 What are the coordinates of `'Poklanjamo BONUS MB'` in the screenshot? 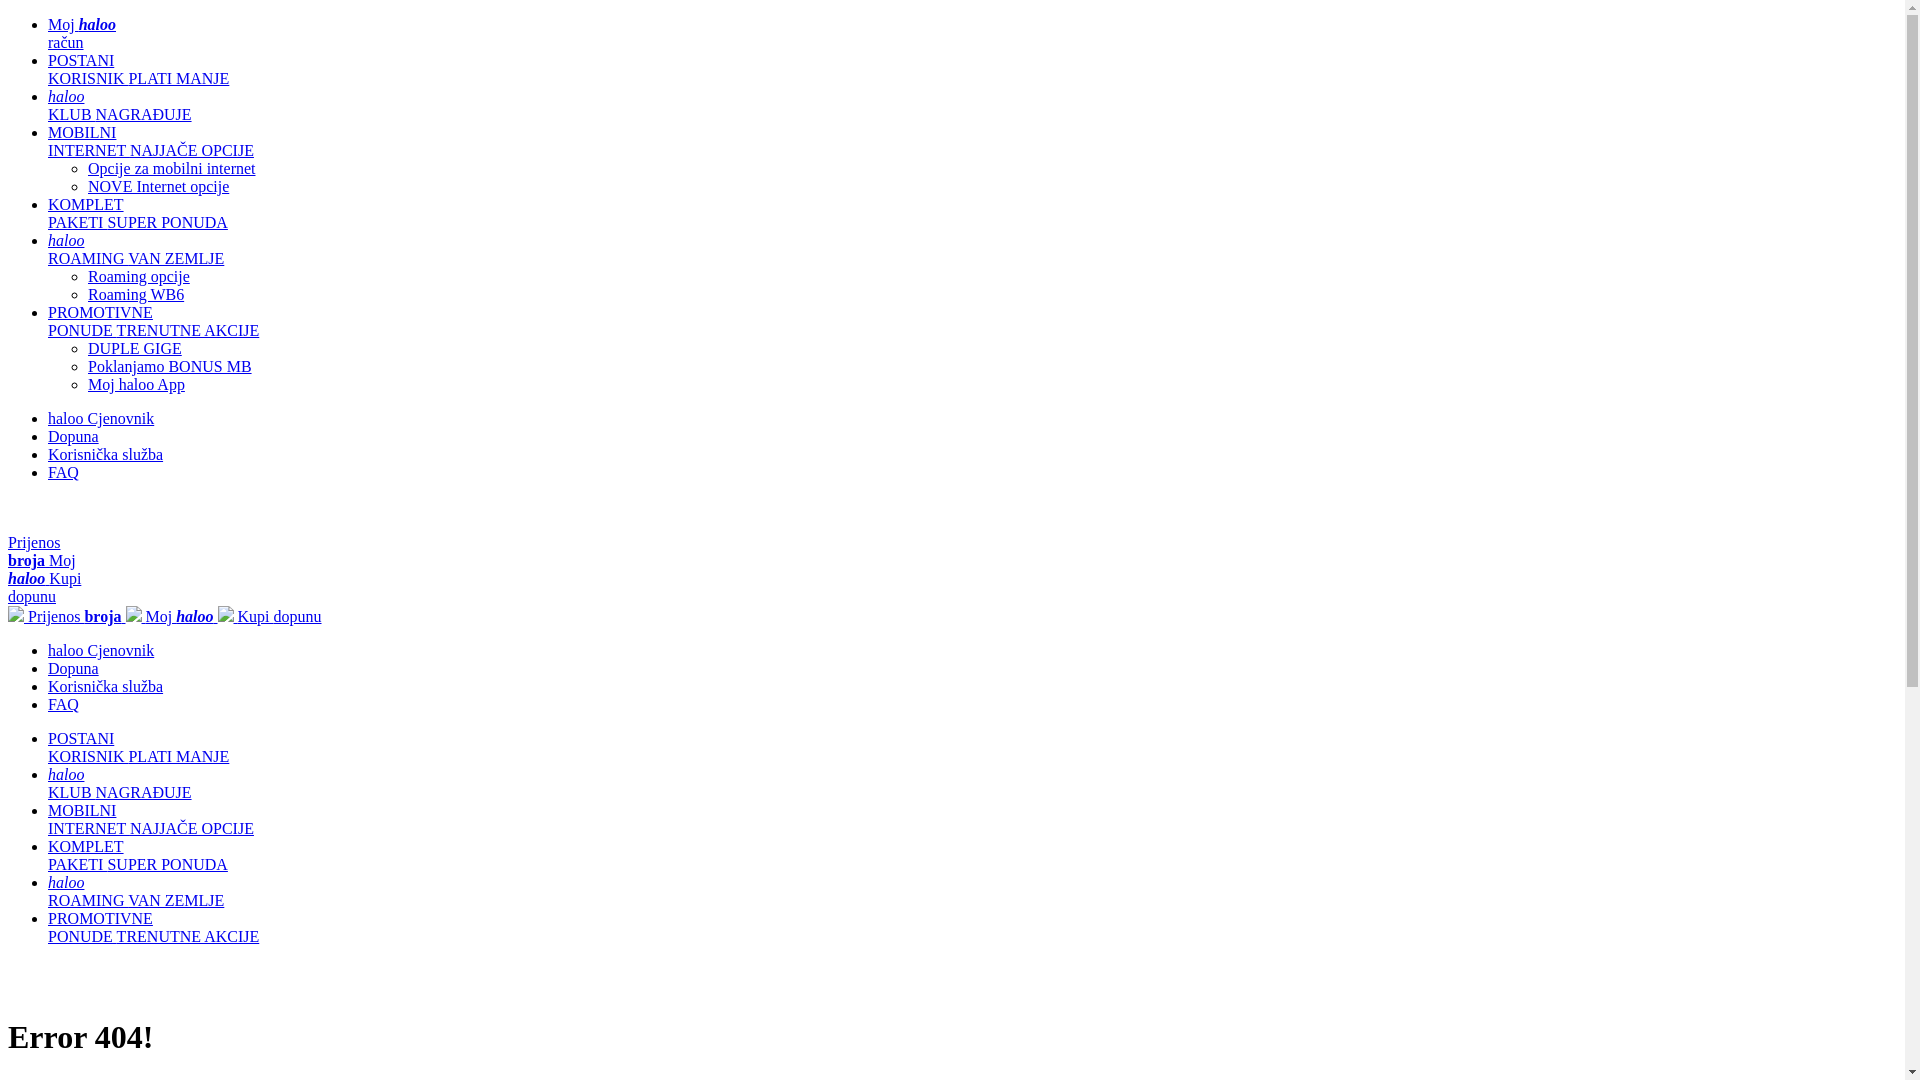 It's located at (169, 366).